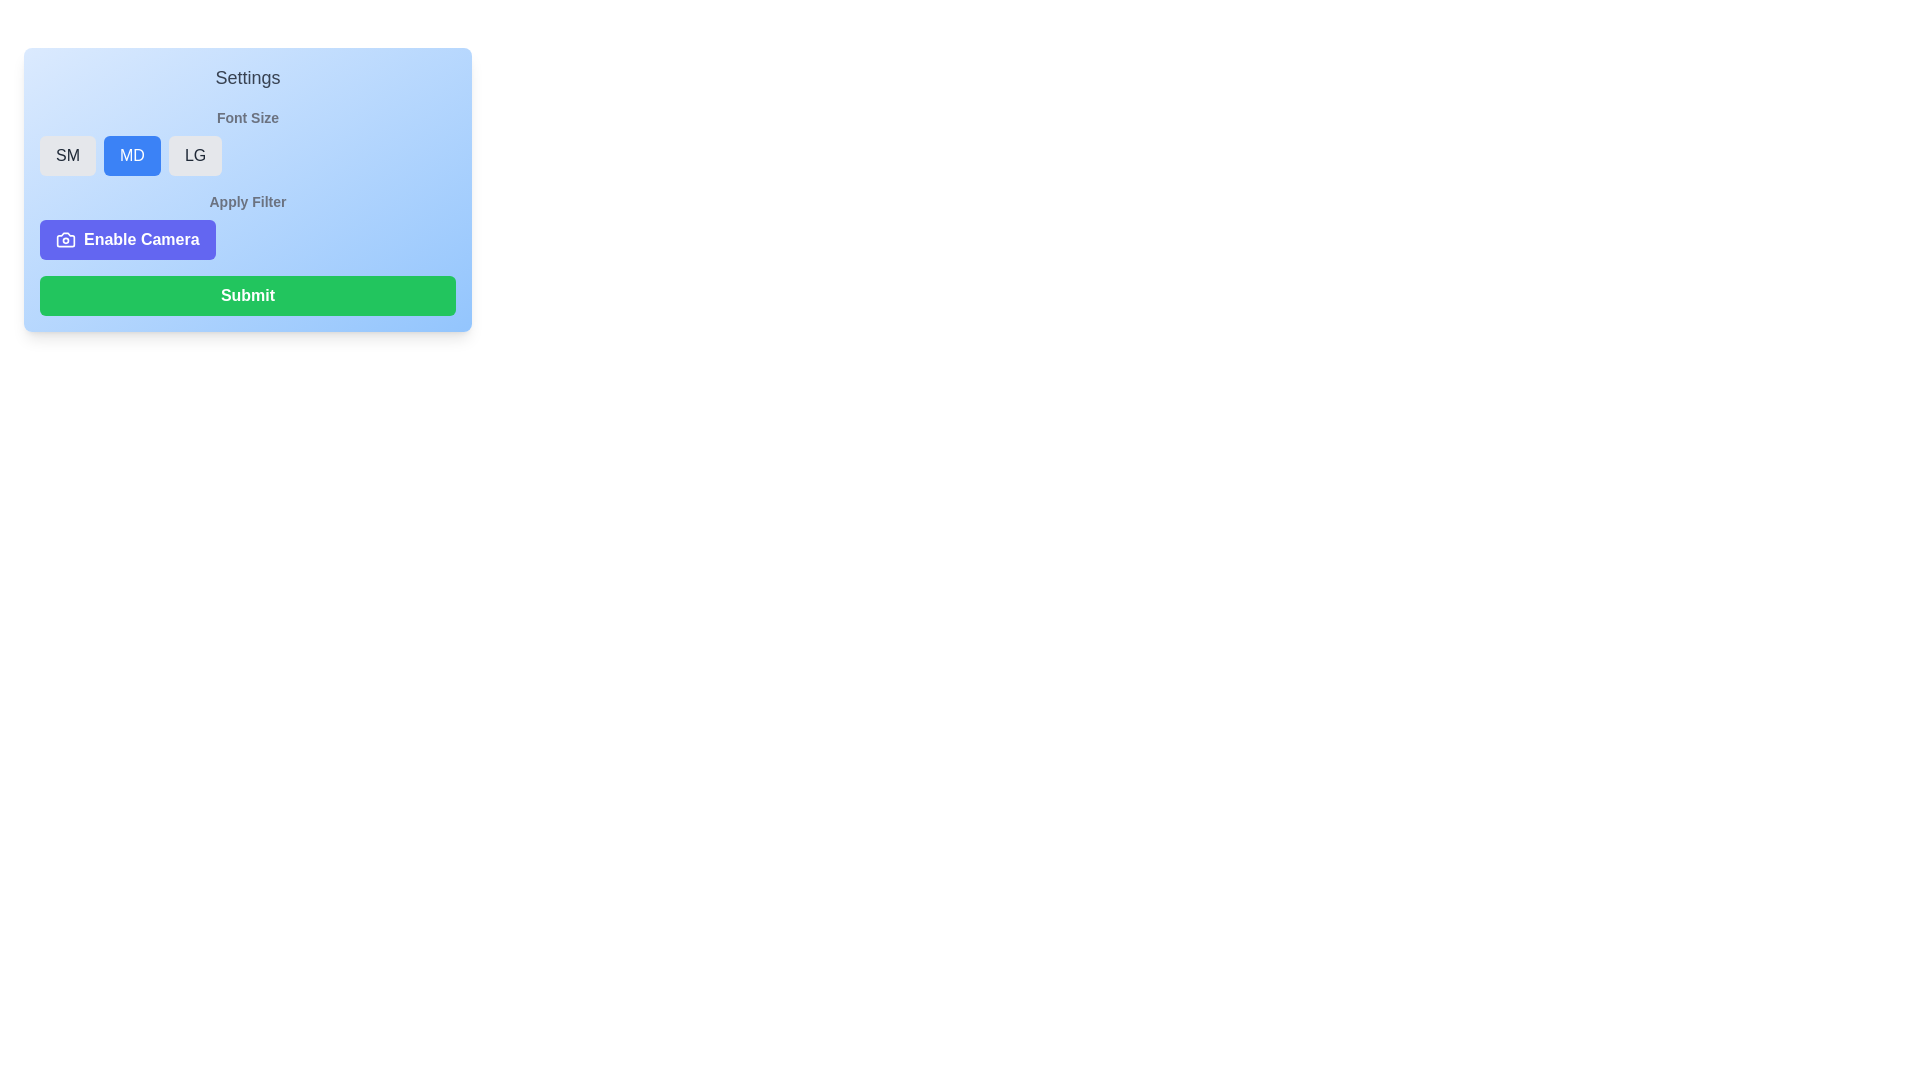  What do you see at coordinates (247, 201) in the screenshot?
I see `the static text label indicating the purpose of the nearby controls, positioned above the 'Enable Camera' button group and below the font size adjustment options` at bounding box center [247, 201].